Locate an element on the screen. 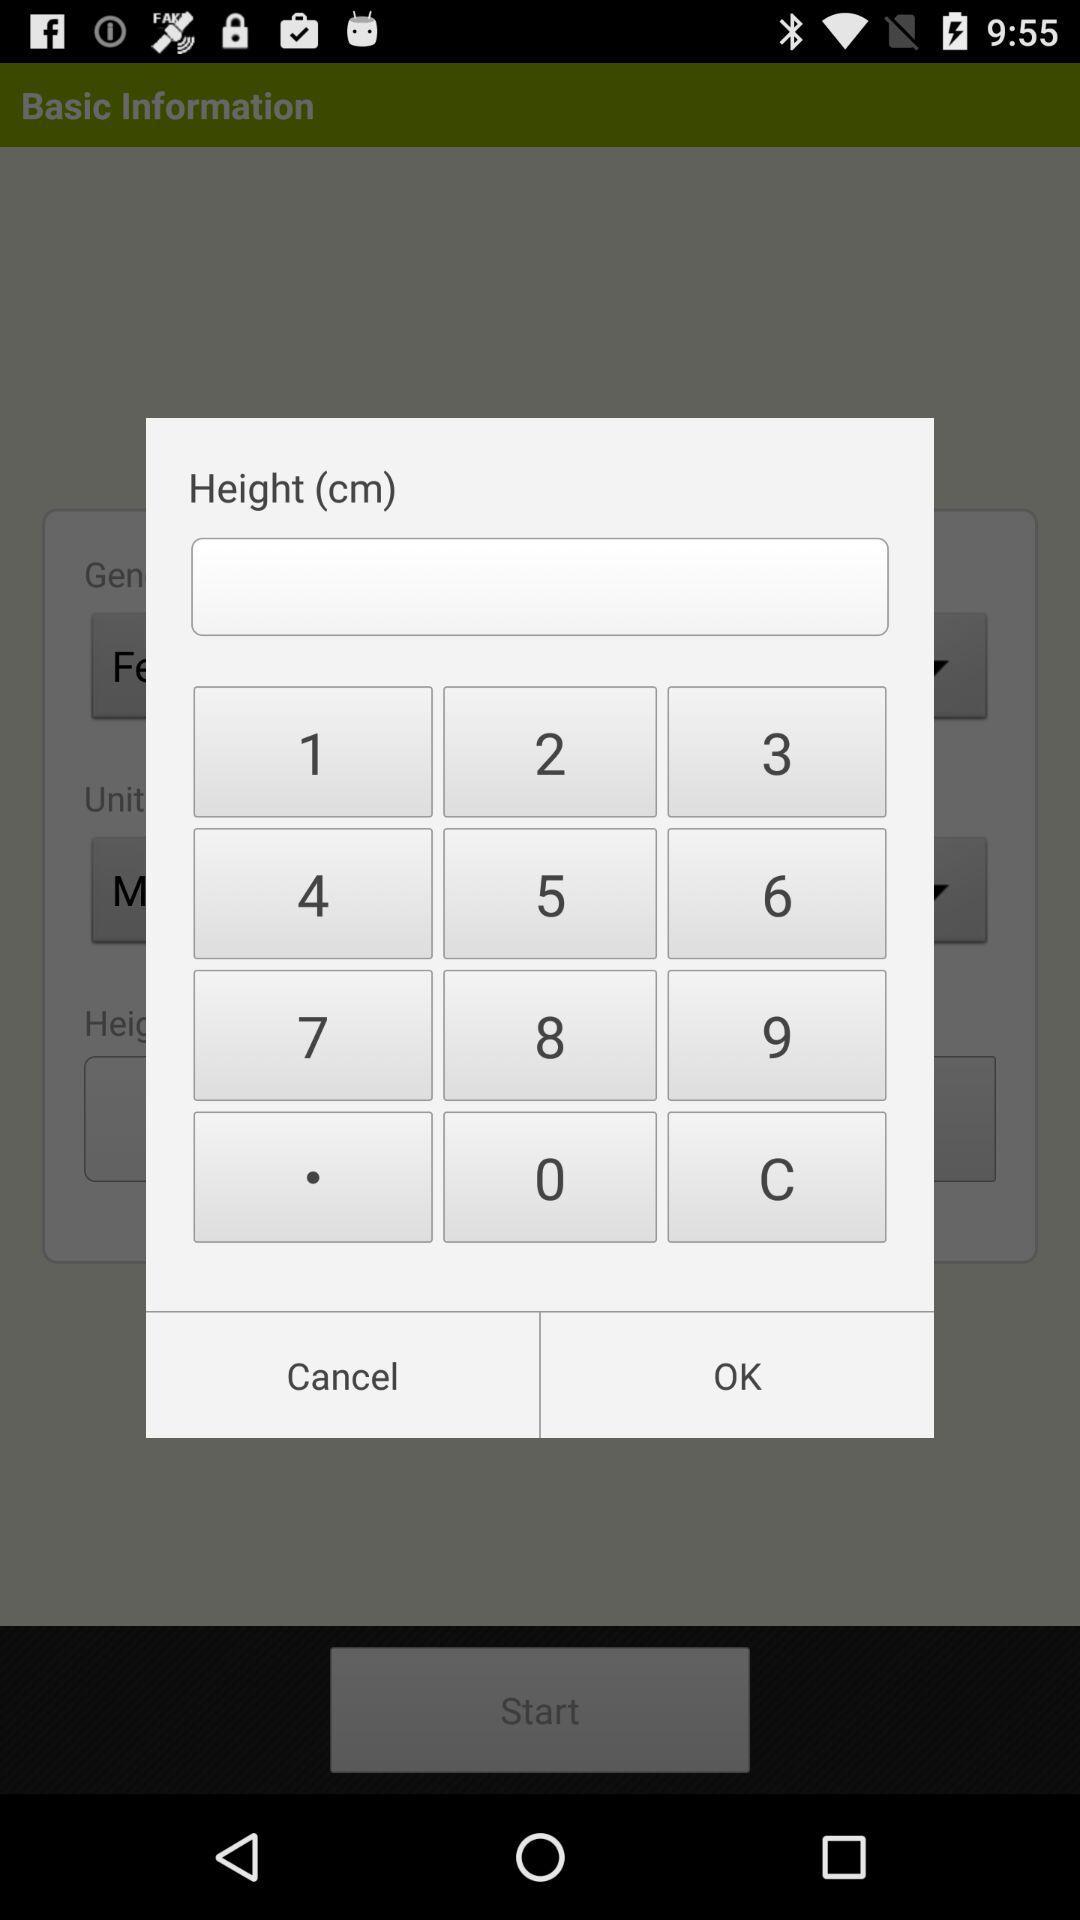 This screenshot has height=1920, width=1080. 5 button is located at coordinates (550, 892).